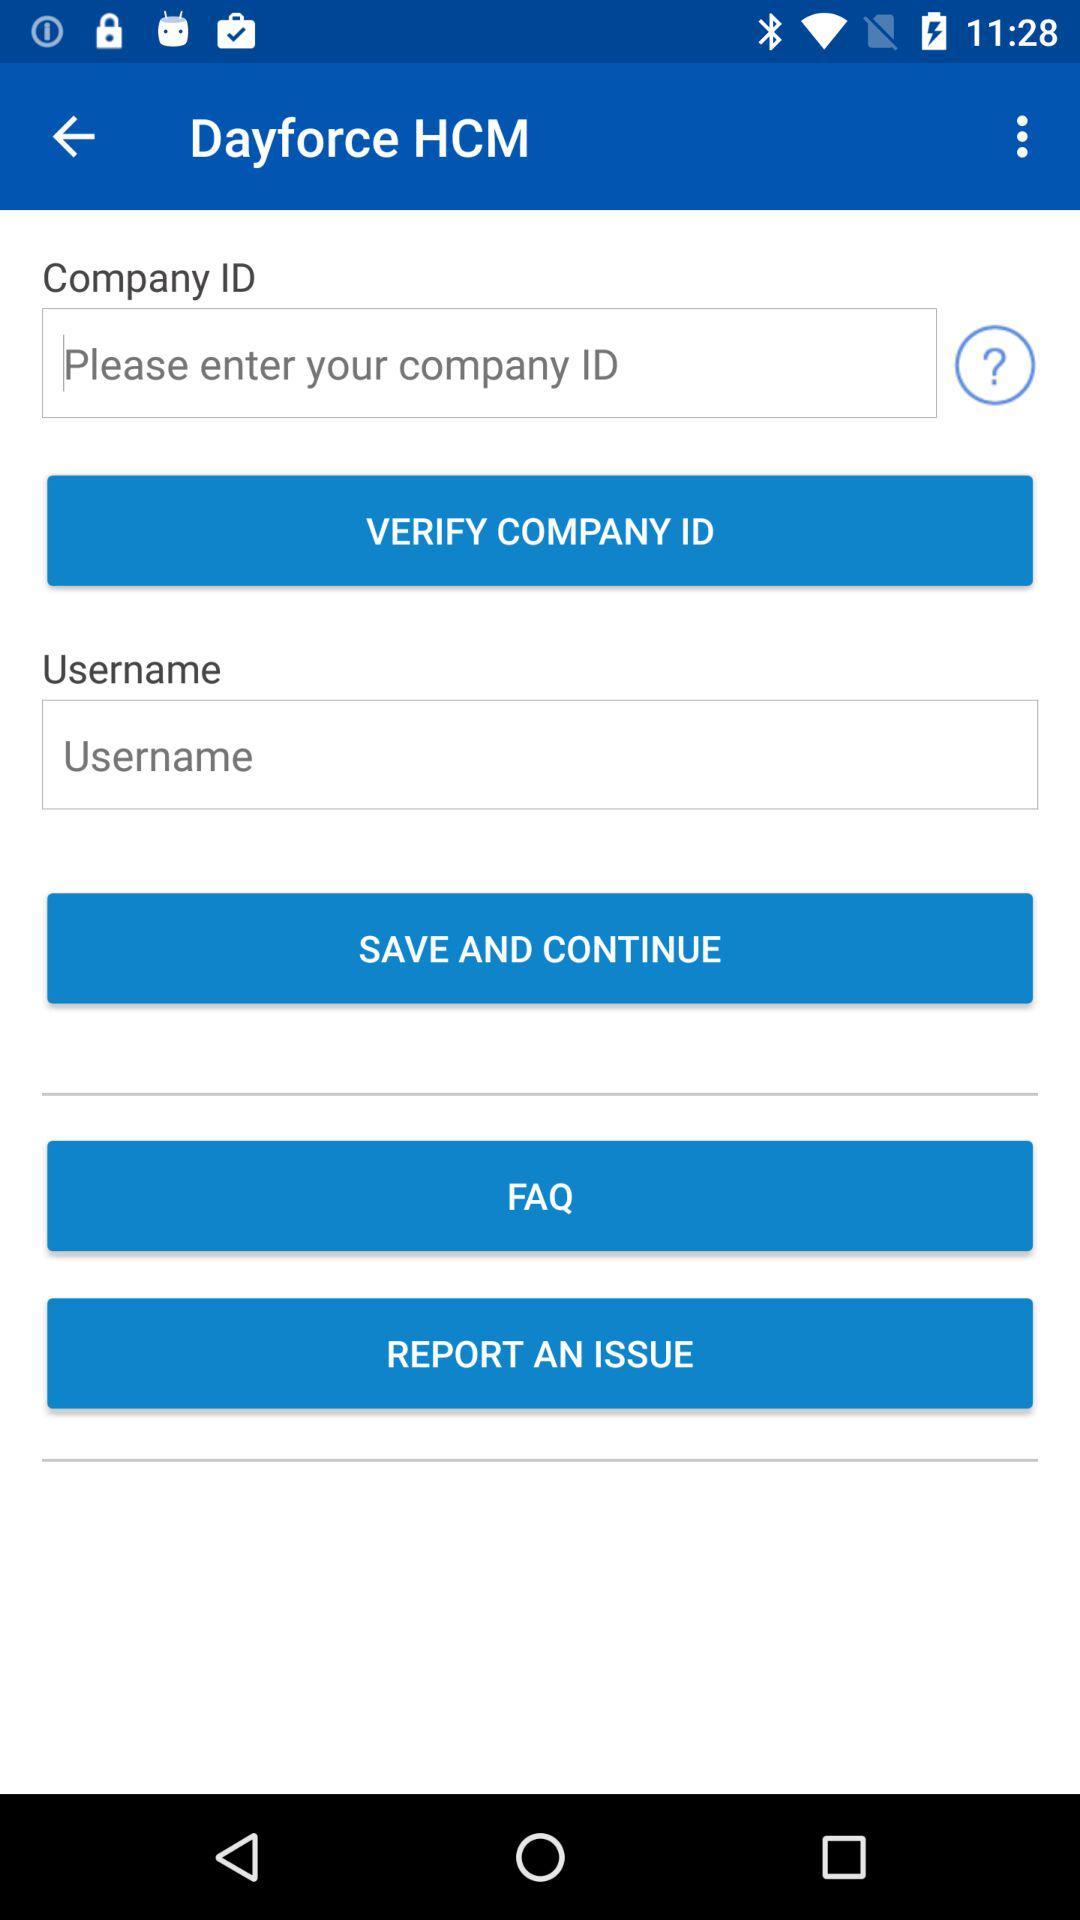 The image size is (1080, 1920). Describe the element at coordinates (540, 949) in the screenshot. I see `save and continue item` at that location.